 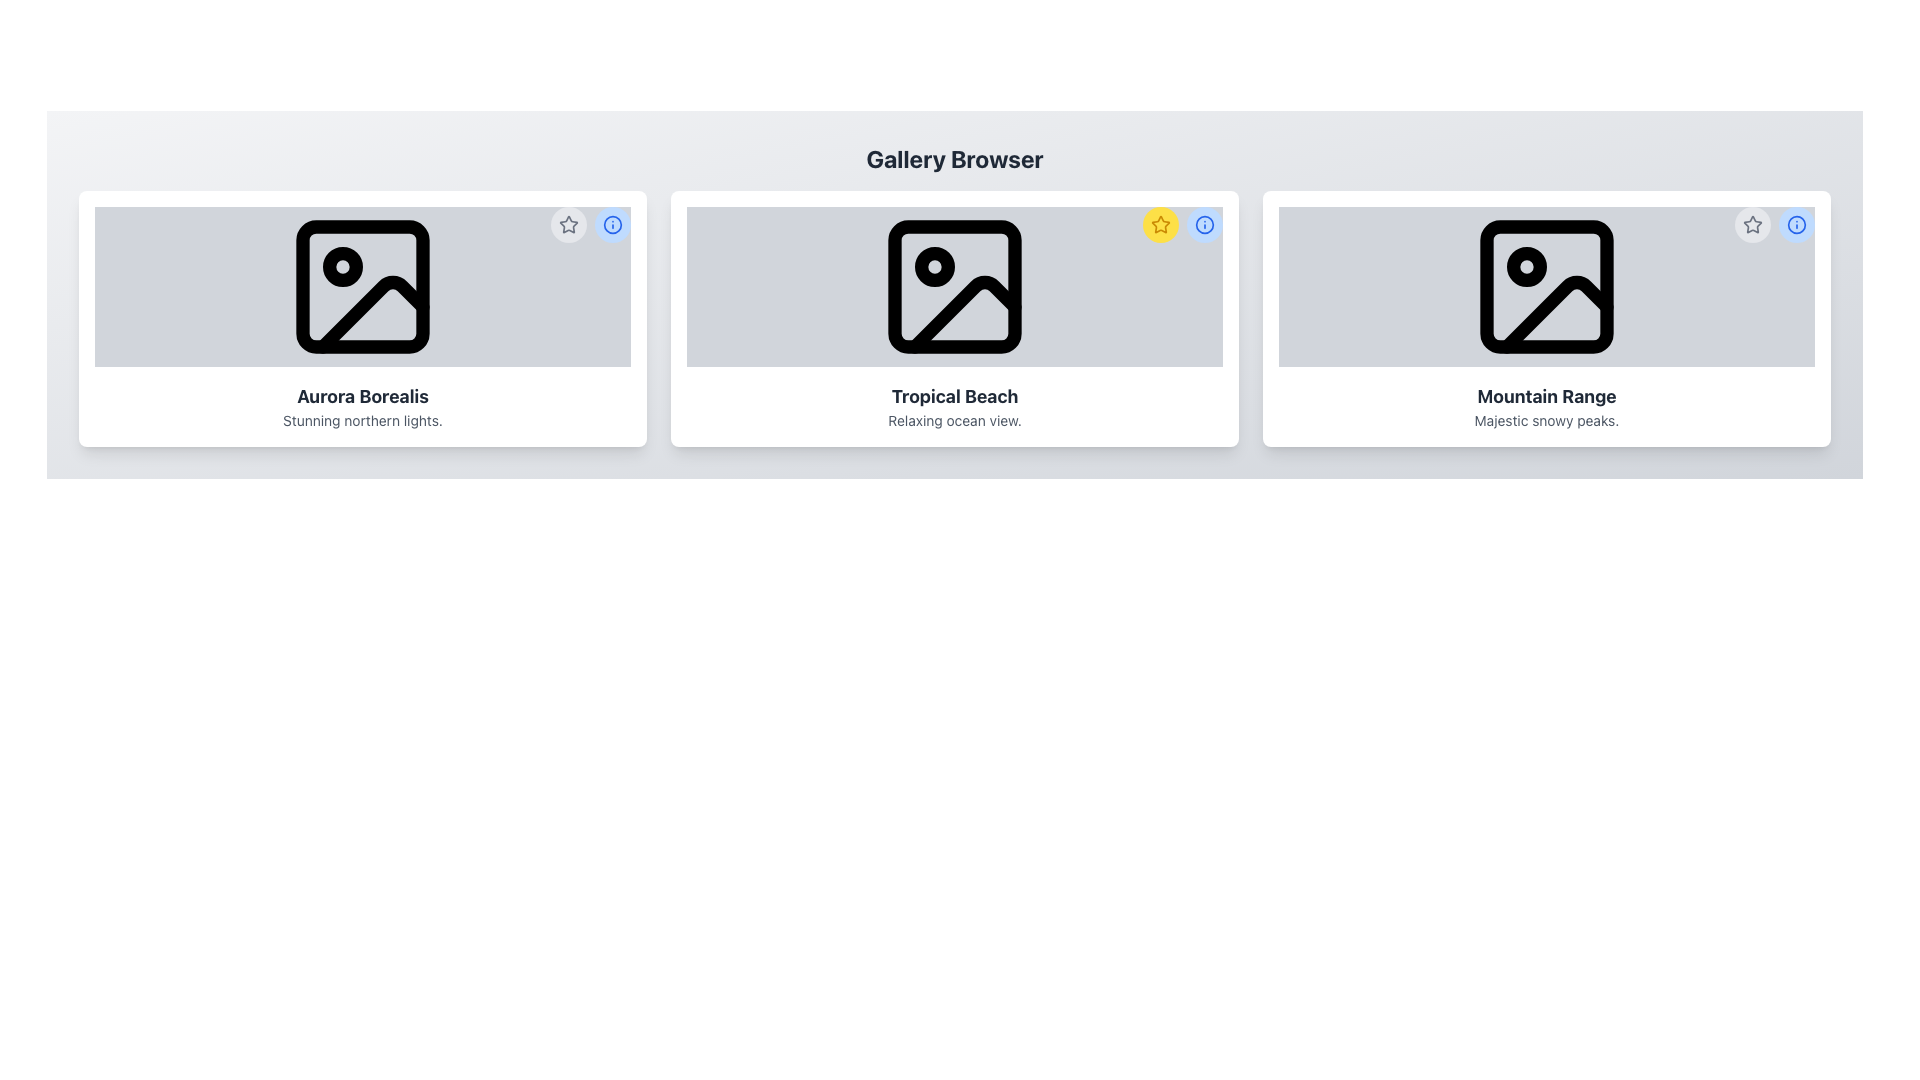 I want to click on the info button located at the top-right corner of the 'Aurora Borealis' card to possibly display a tooltip, so click(x=612, y=224).